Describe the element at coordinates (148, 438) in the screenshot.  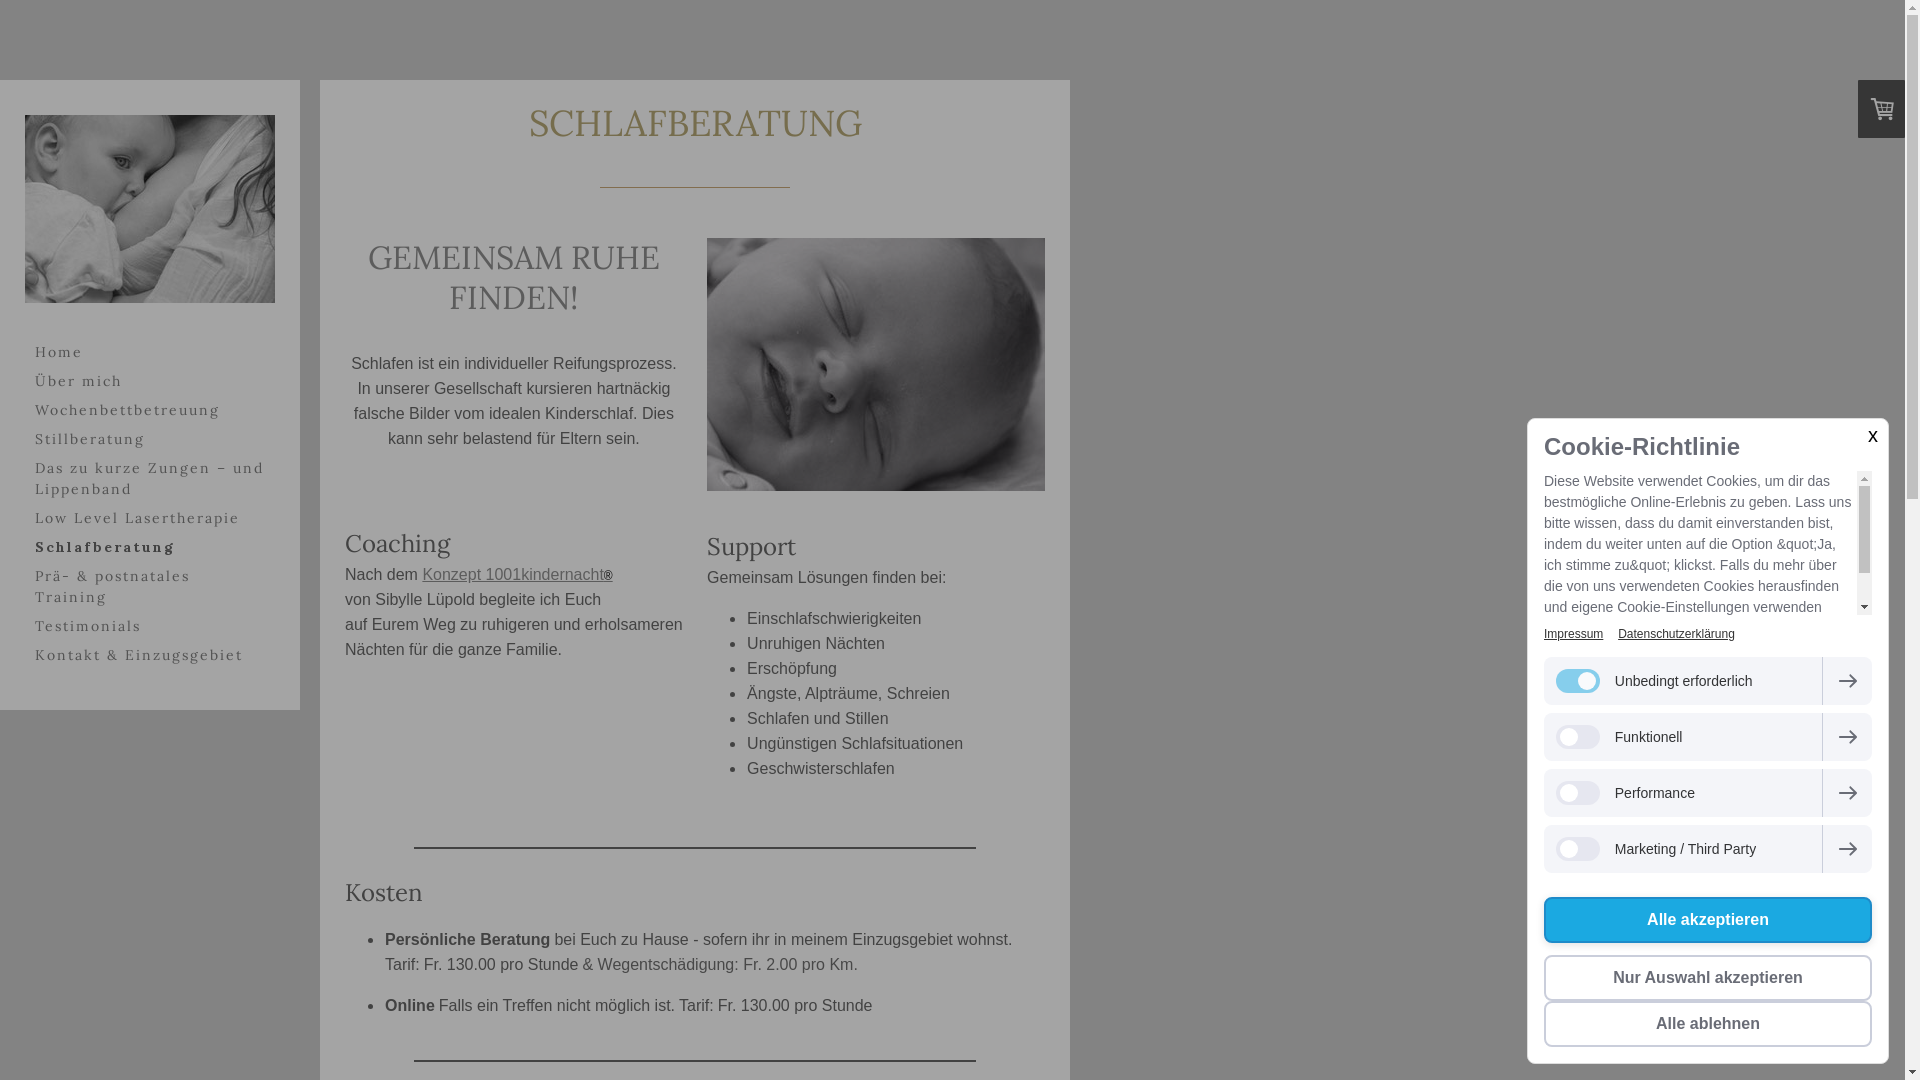
I see `'Stillberatung'` at that location.